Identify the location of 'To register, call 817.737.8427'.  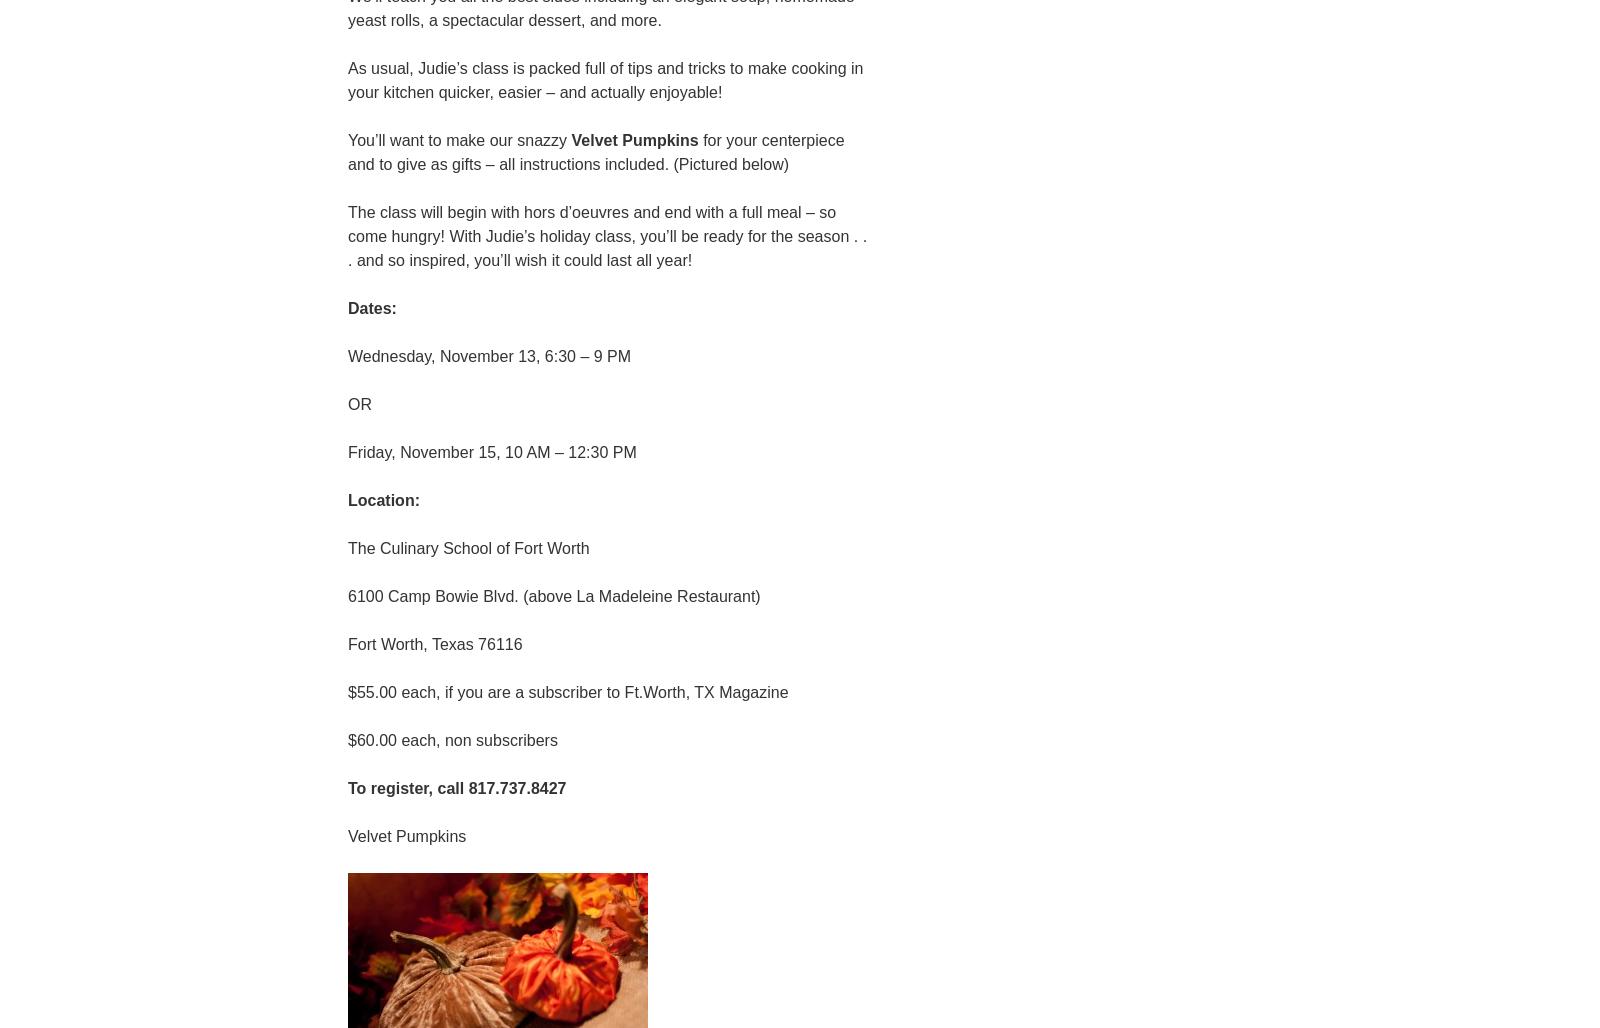
(348, 787).